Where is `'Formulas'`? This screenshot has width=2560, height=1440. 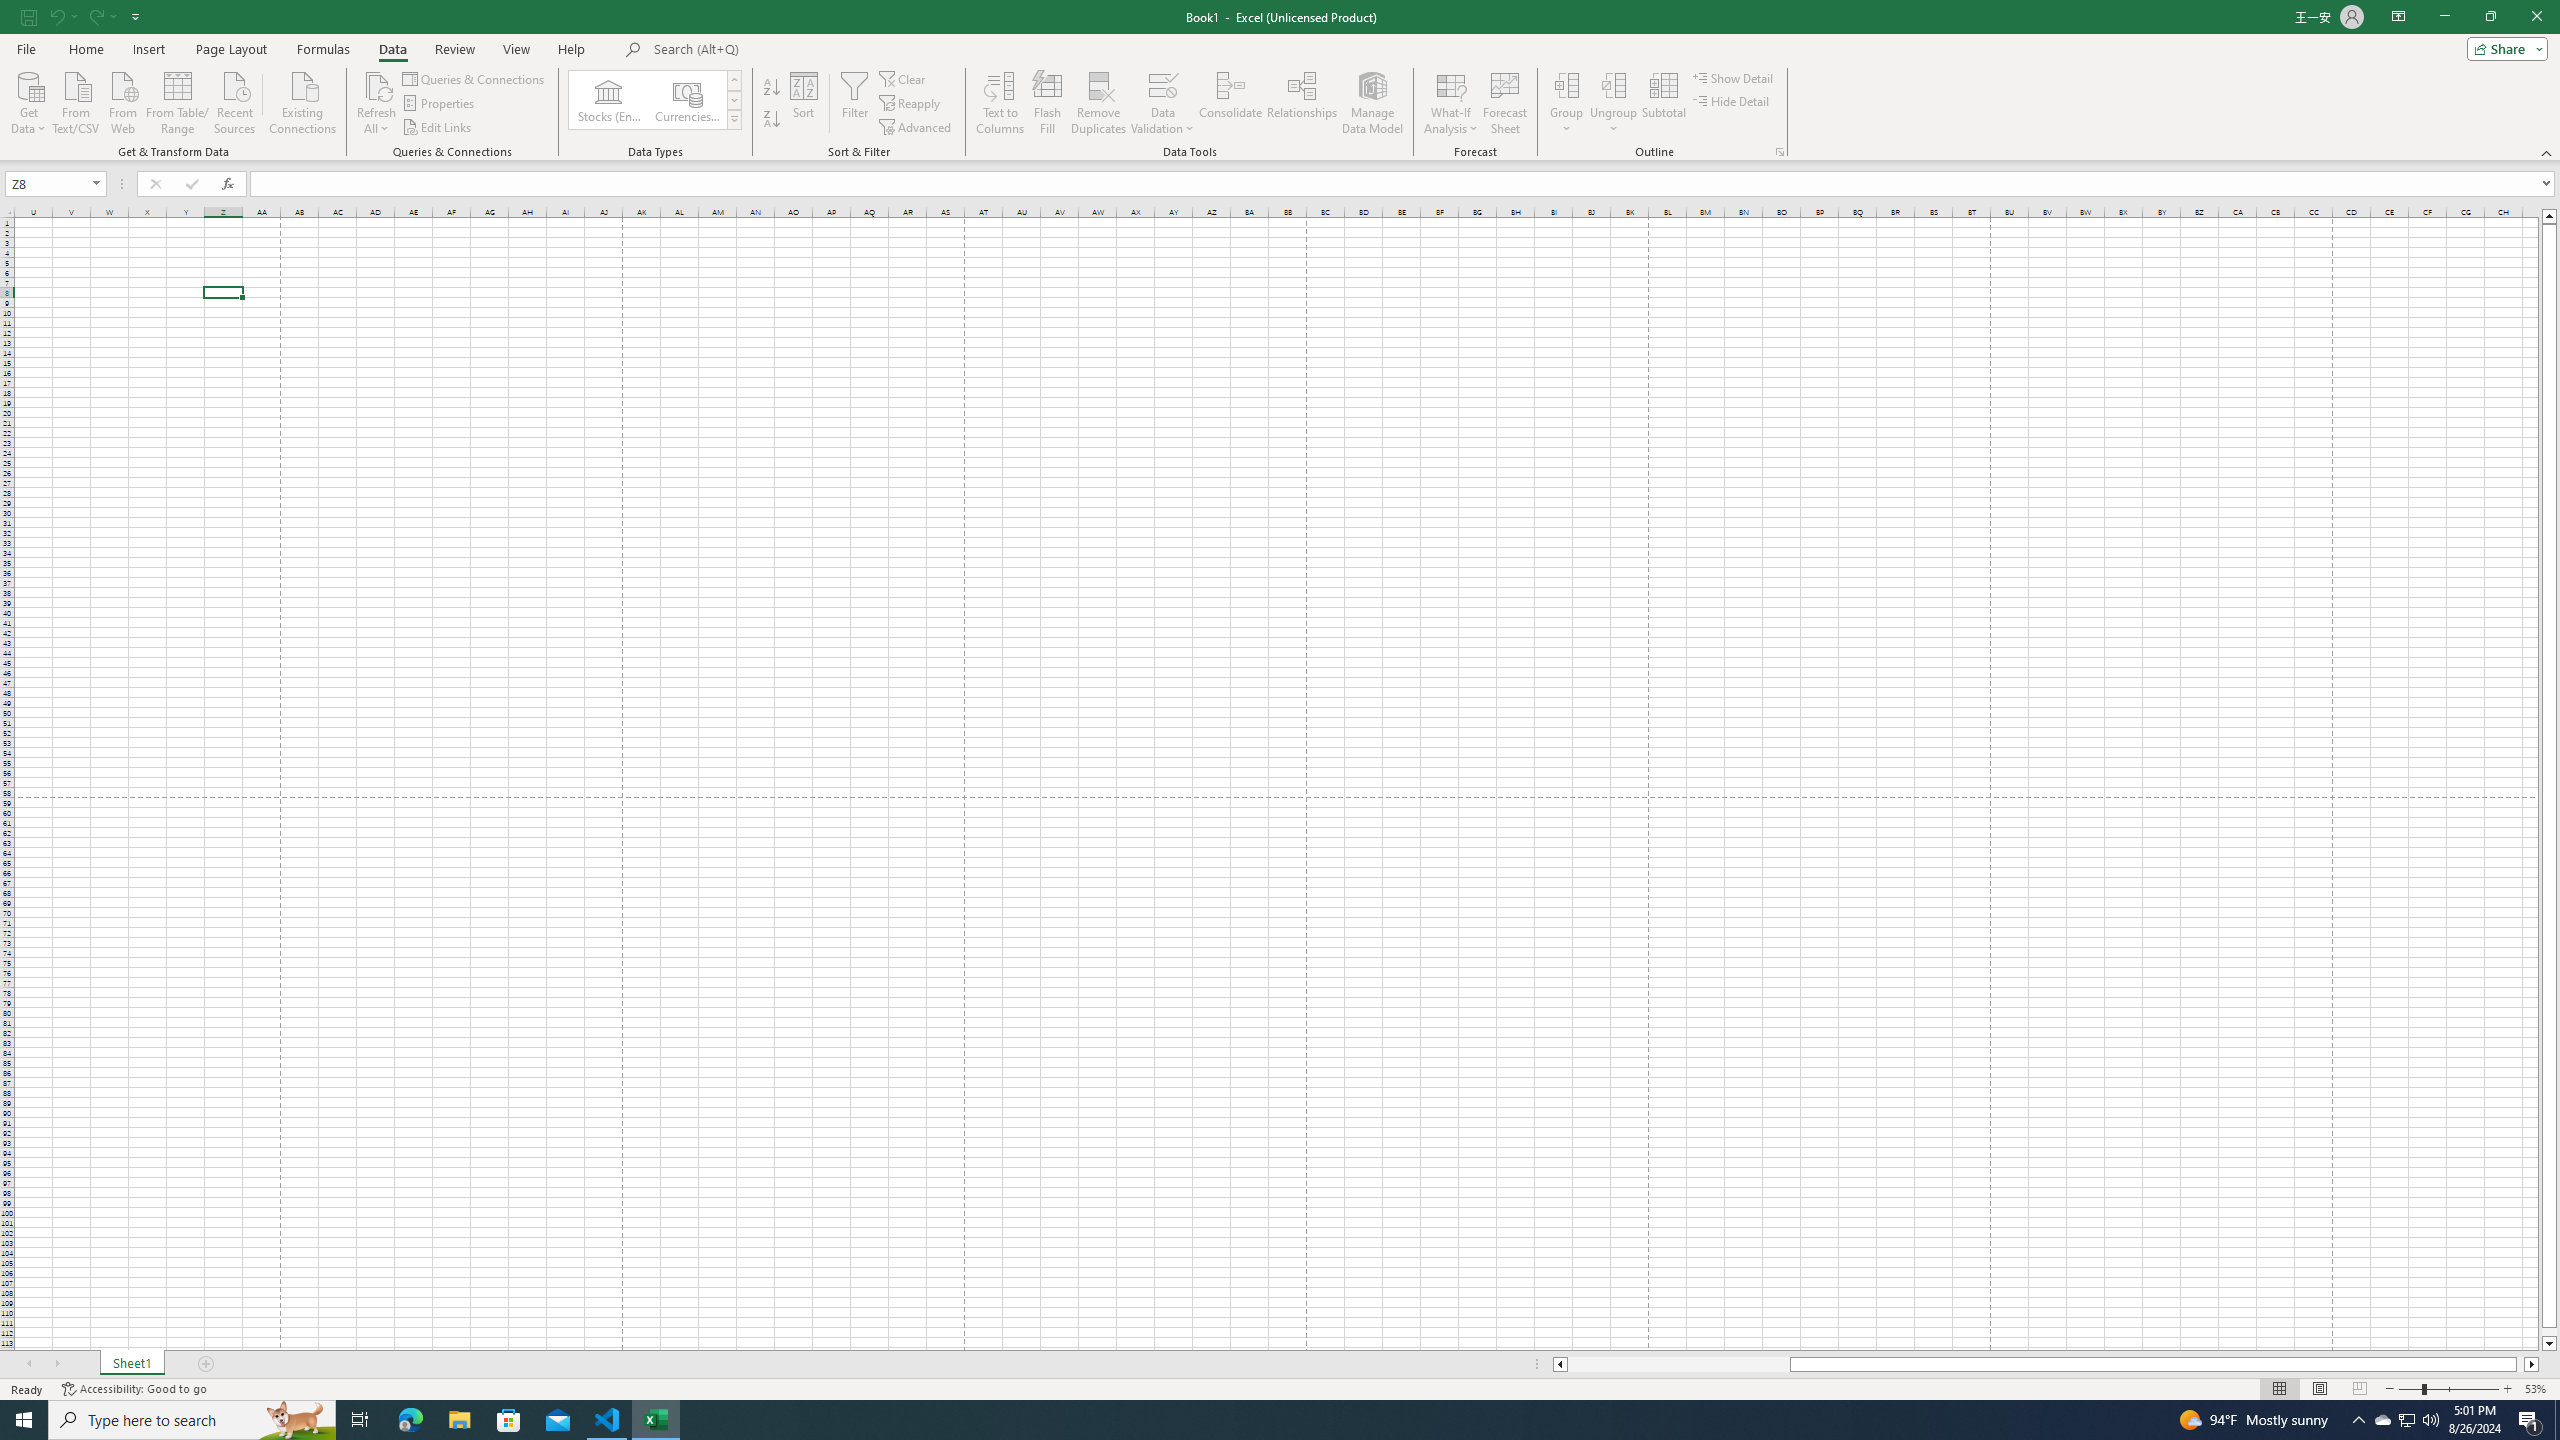
'Formulas' is located at coordinates (325, 49).